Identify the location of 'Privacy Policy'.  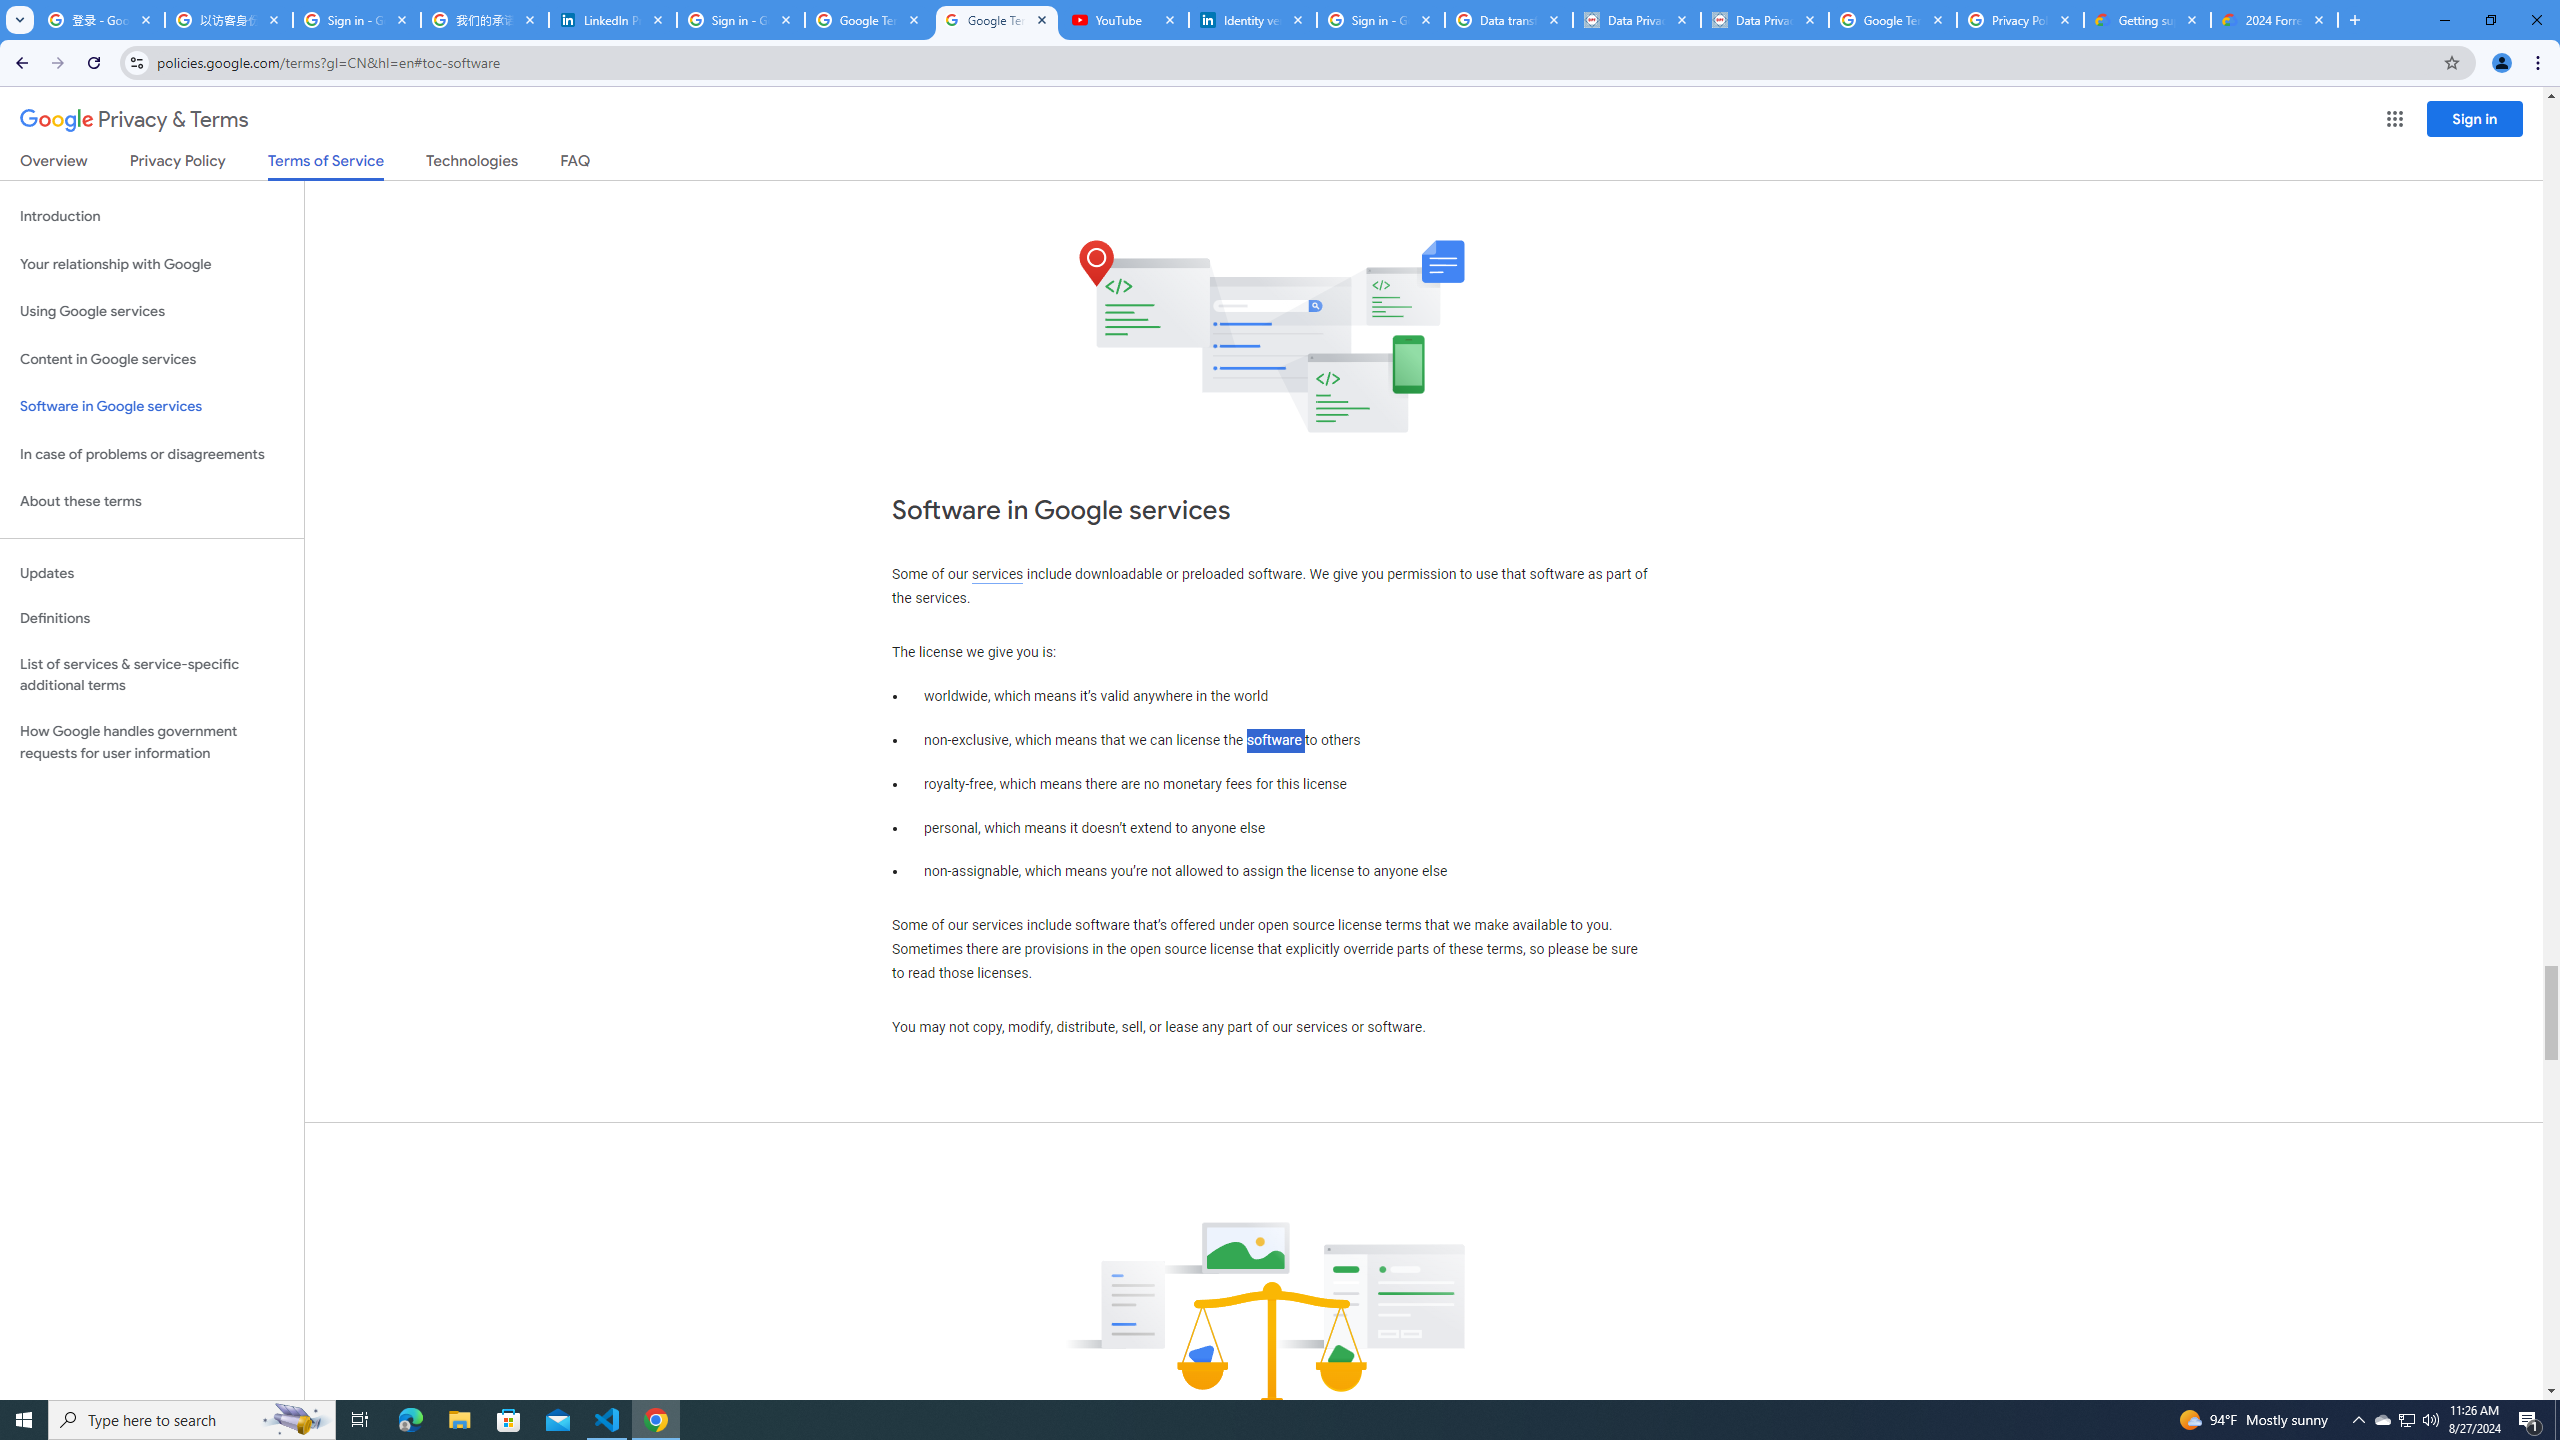
(175, 164).